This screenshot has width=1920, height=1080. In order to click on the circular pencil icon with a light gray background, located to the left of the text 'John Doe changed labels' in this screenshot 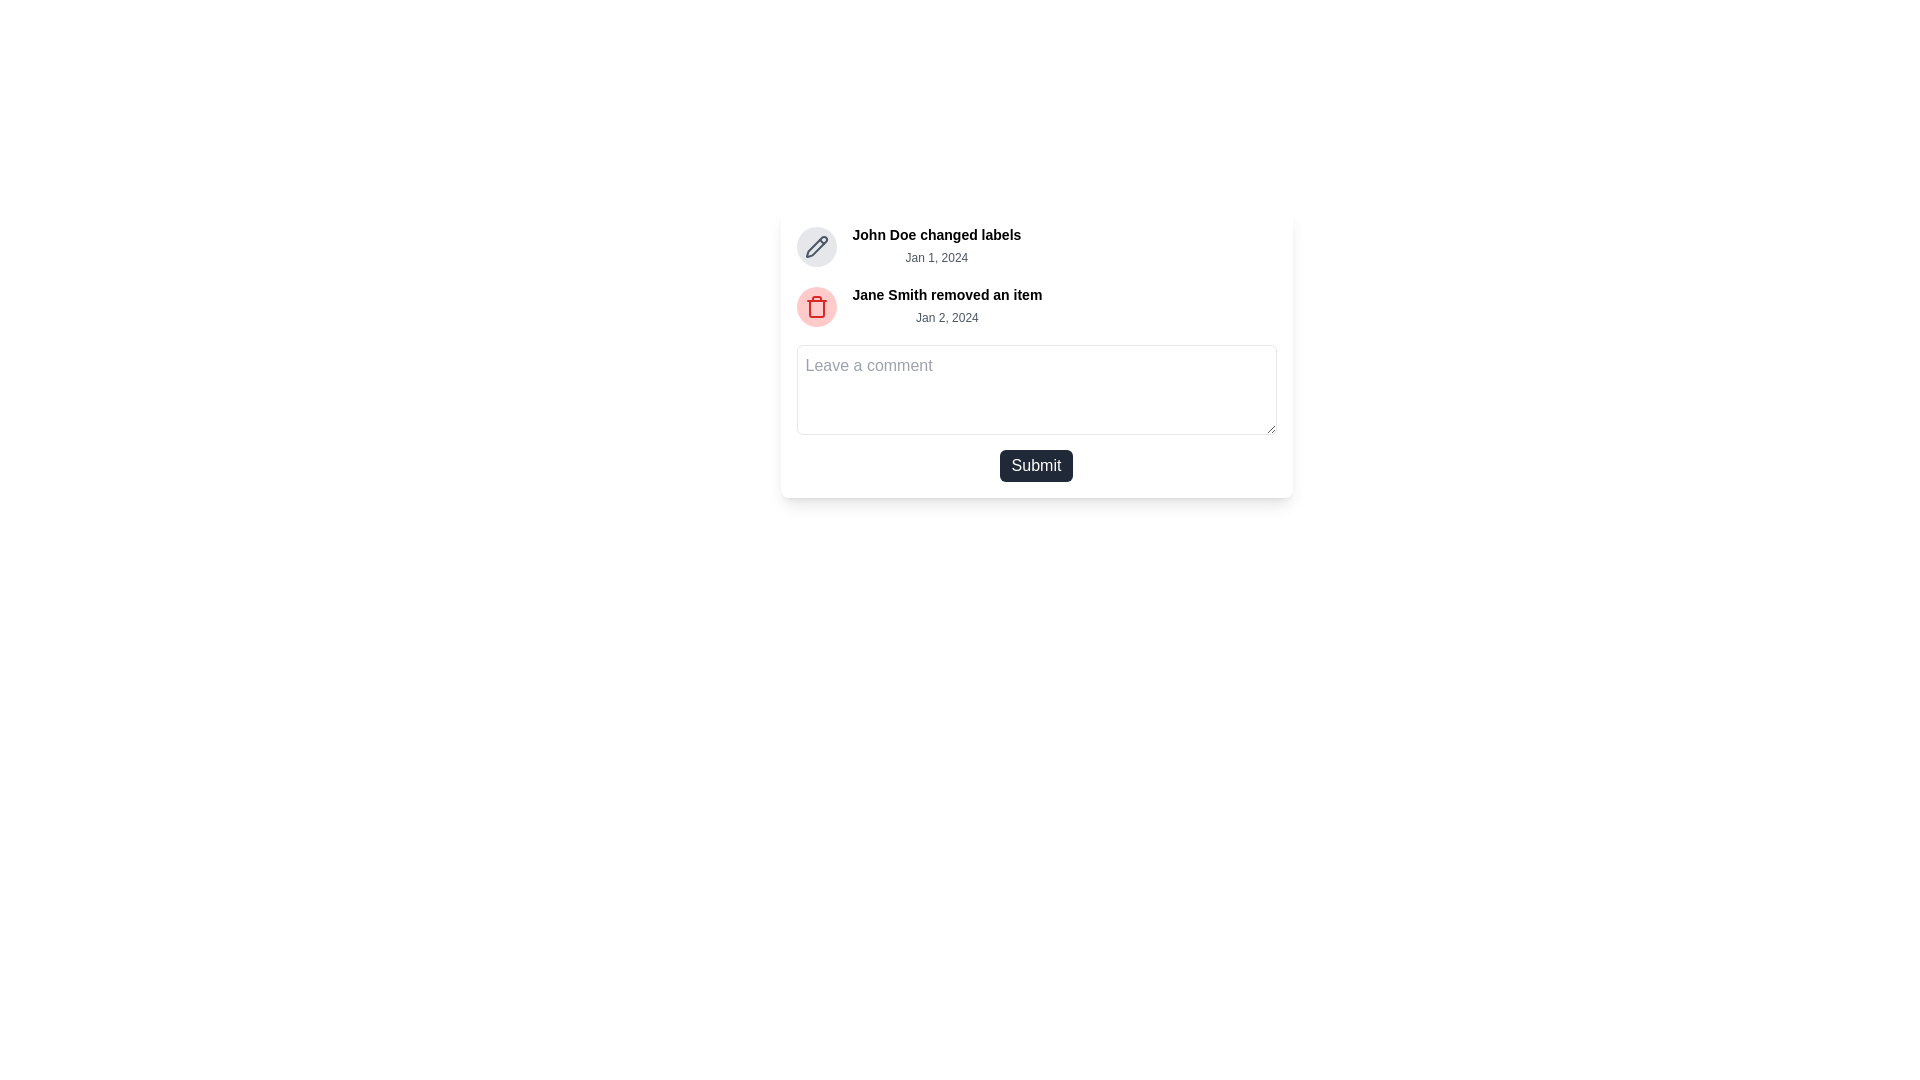, I will do `click(816, 245)`.